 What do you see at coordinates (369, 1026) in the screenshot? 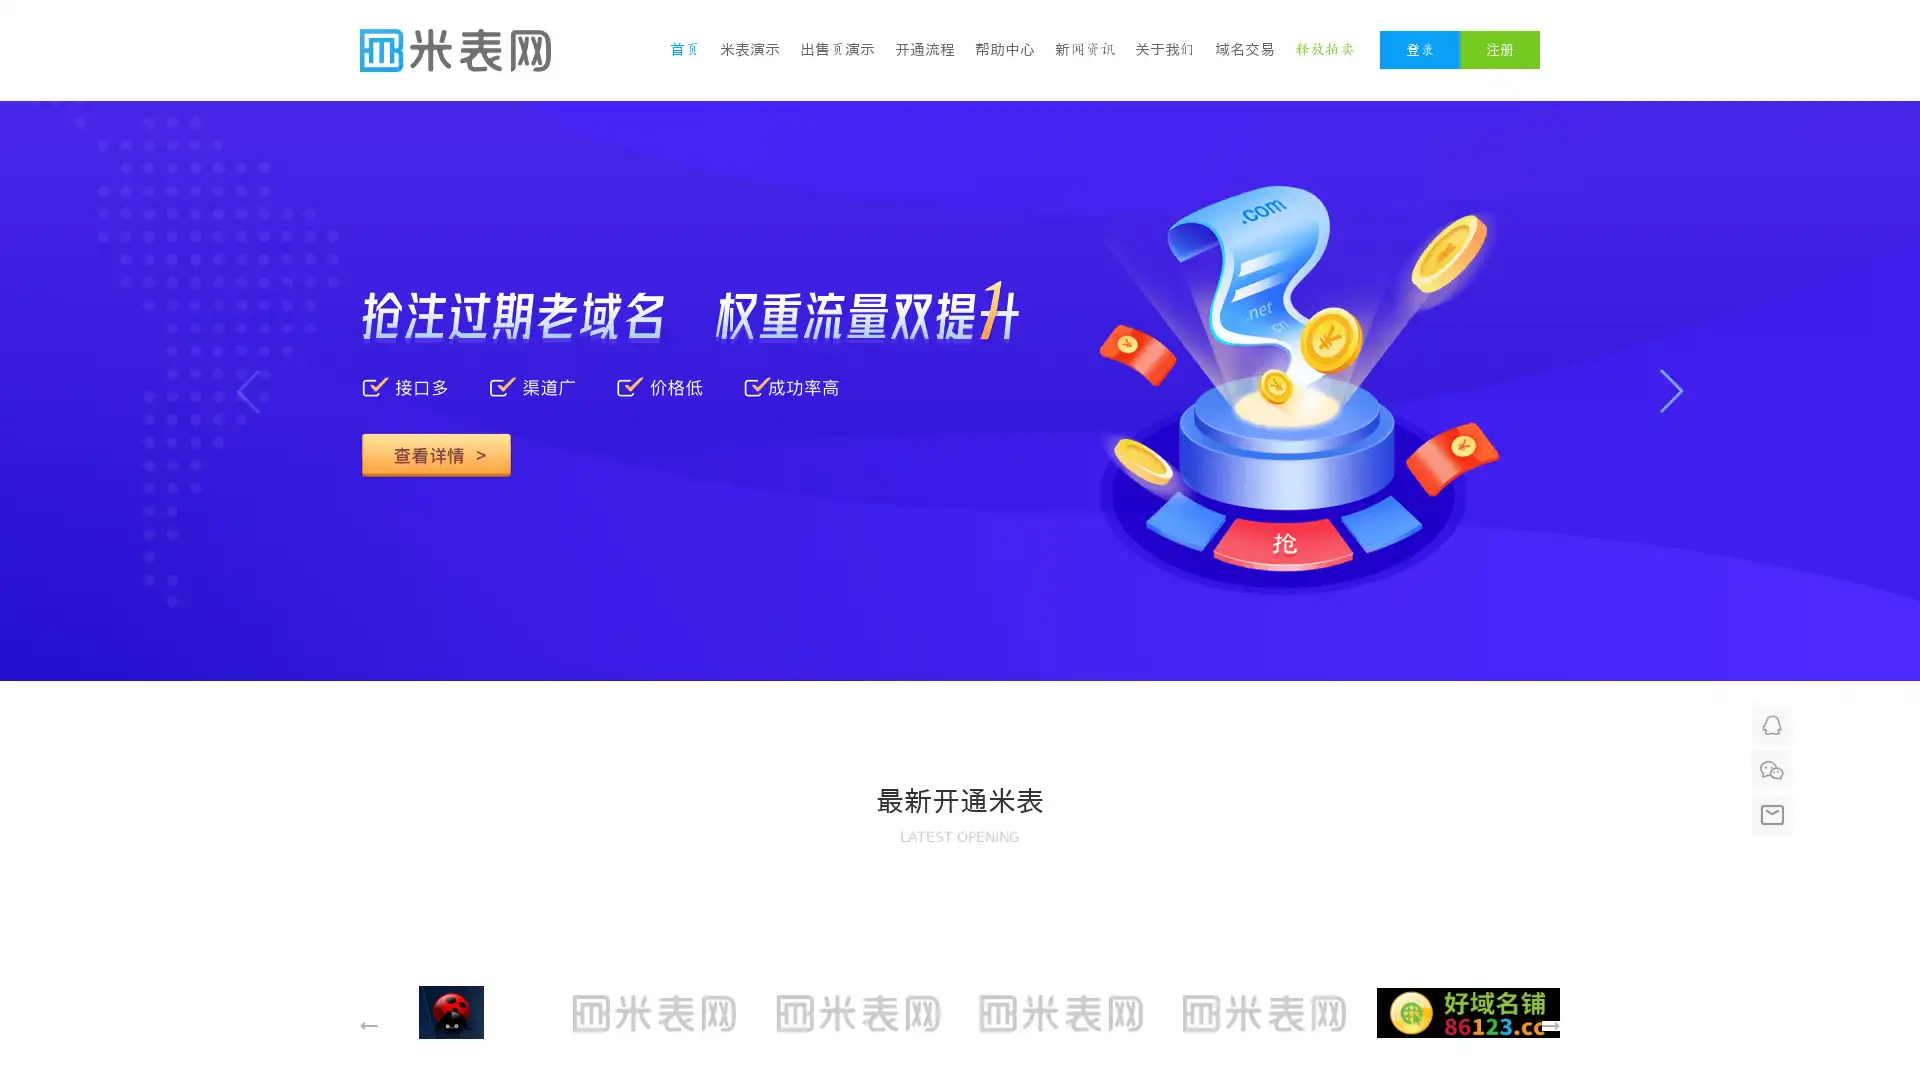
I see `Previous slide` at bounding box center [369, 1026].